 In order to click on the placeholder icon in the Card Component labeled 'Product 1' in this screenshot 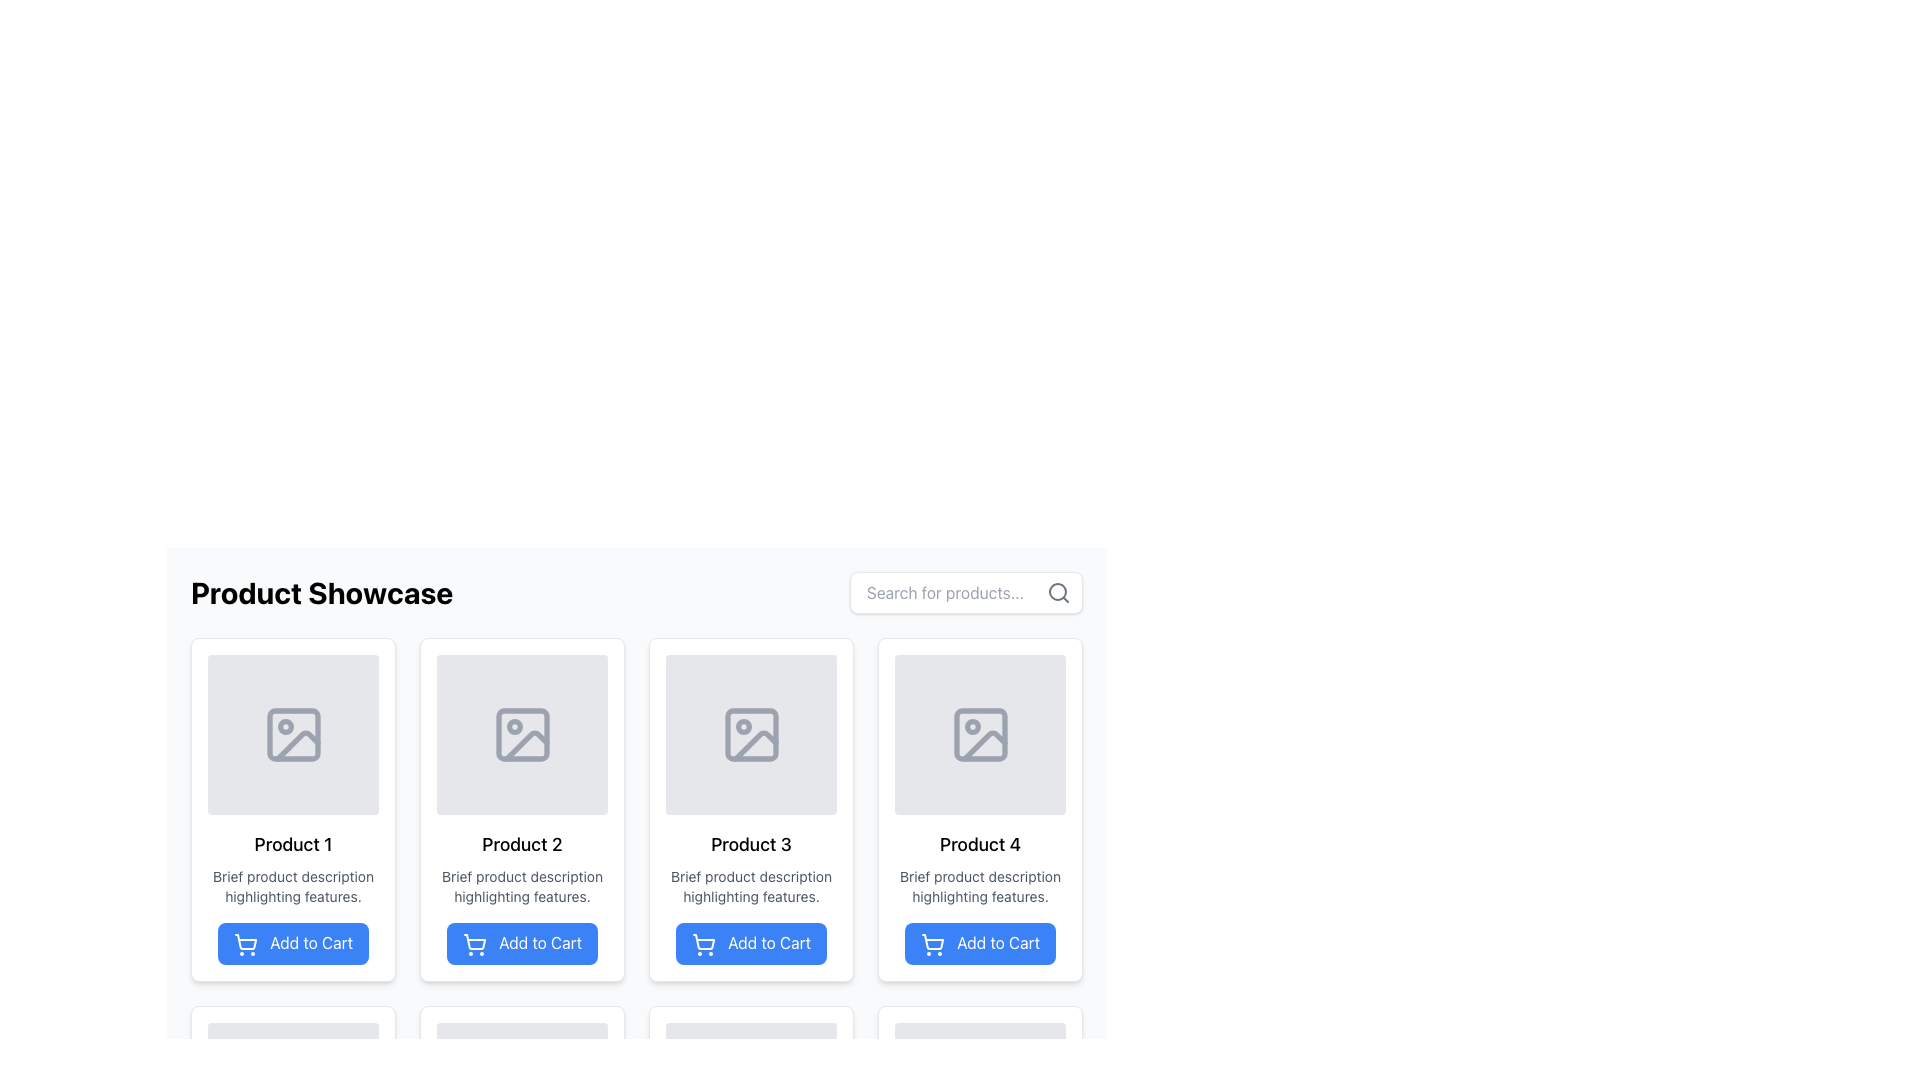, I will do `click(292, 808)`.